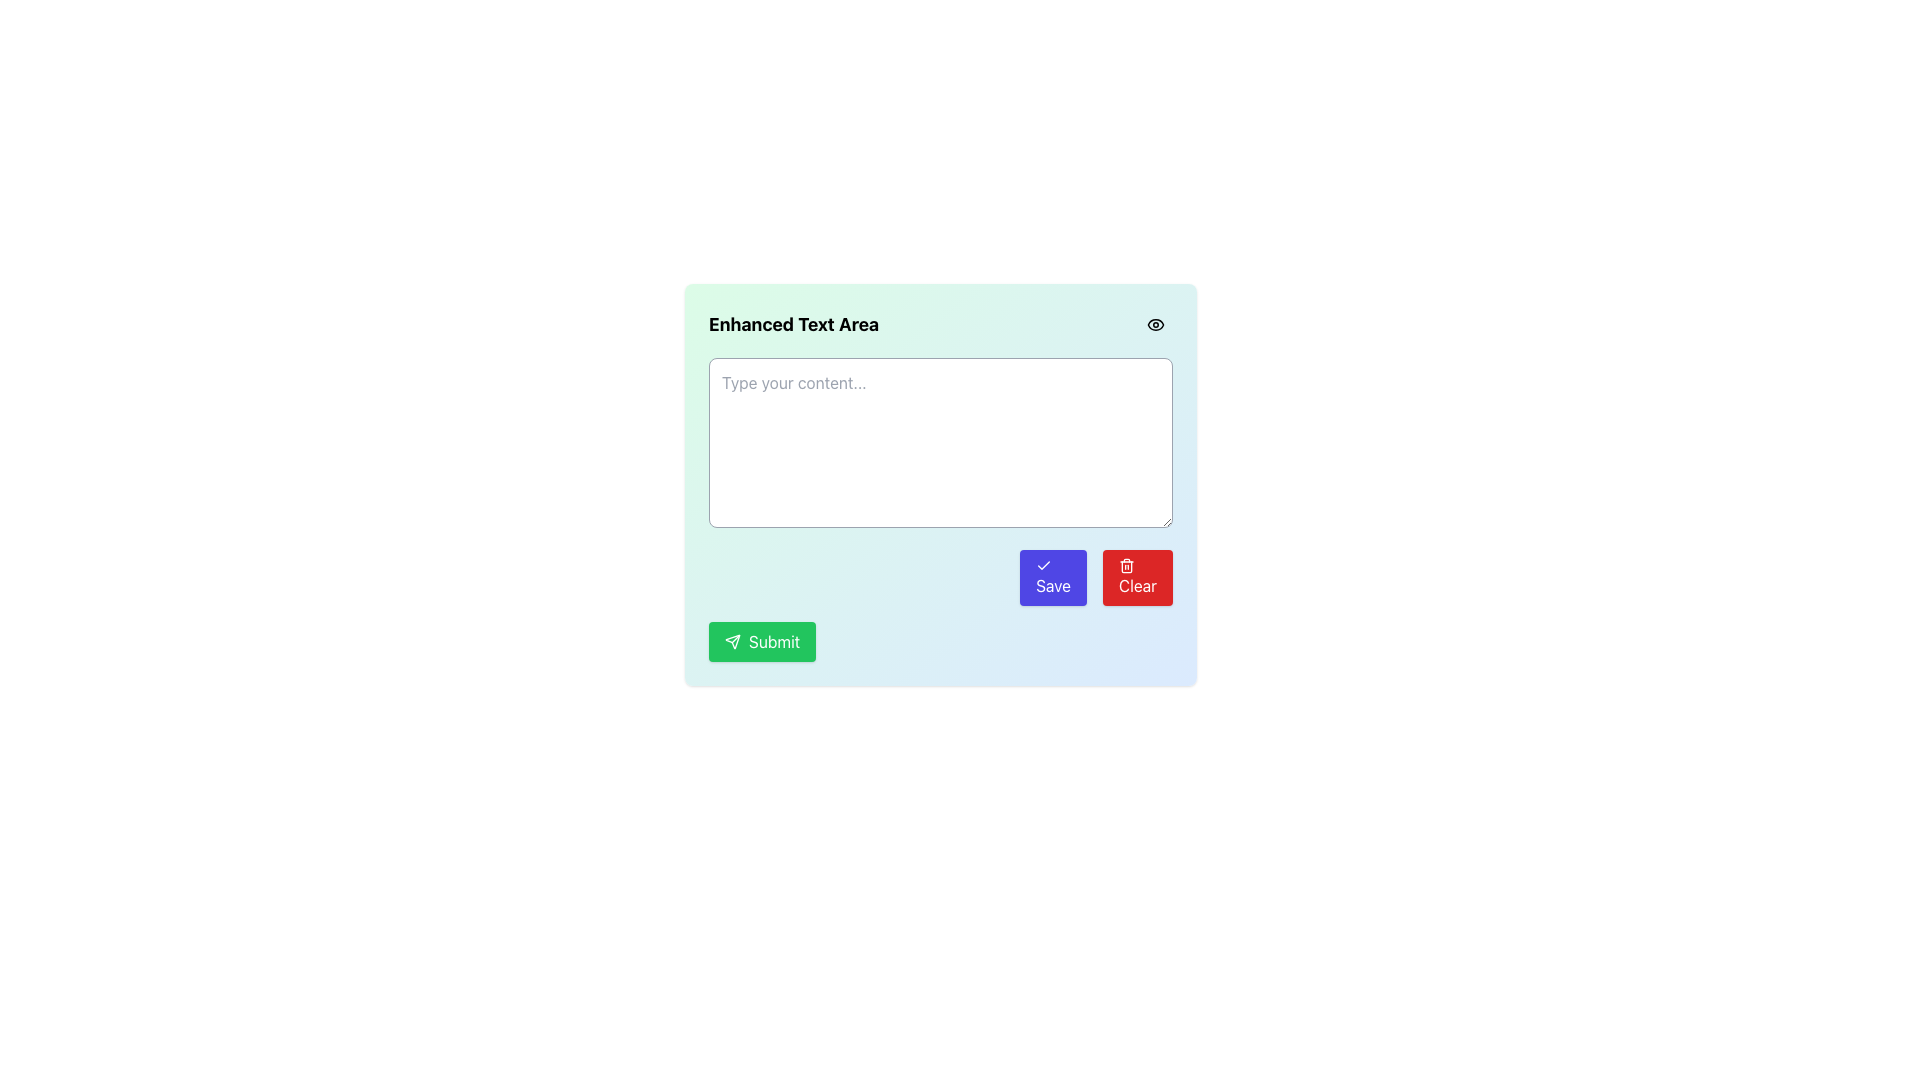 Image resolution: width=1920 pixels, height=1080 pixels. Describe the element at coordinates (1156, 323) in the screenshot. I see `the small circular icon button resembling an eye, located in the upper-right section of the interface near the enhanced text area` at that location.